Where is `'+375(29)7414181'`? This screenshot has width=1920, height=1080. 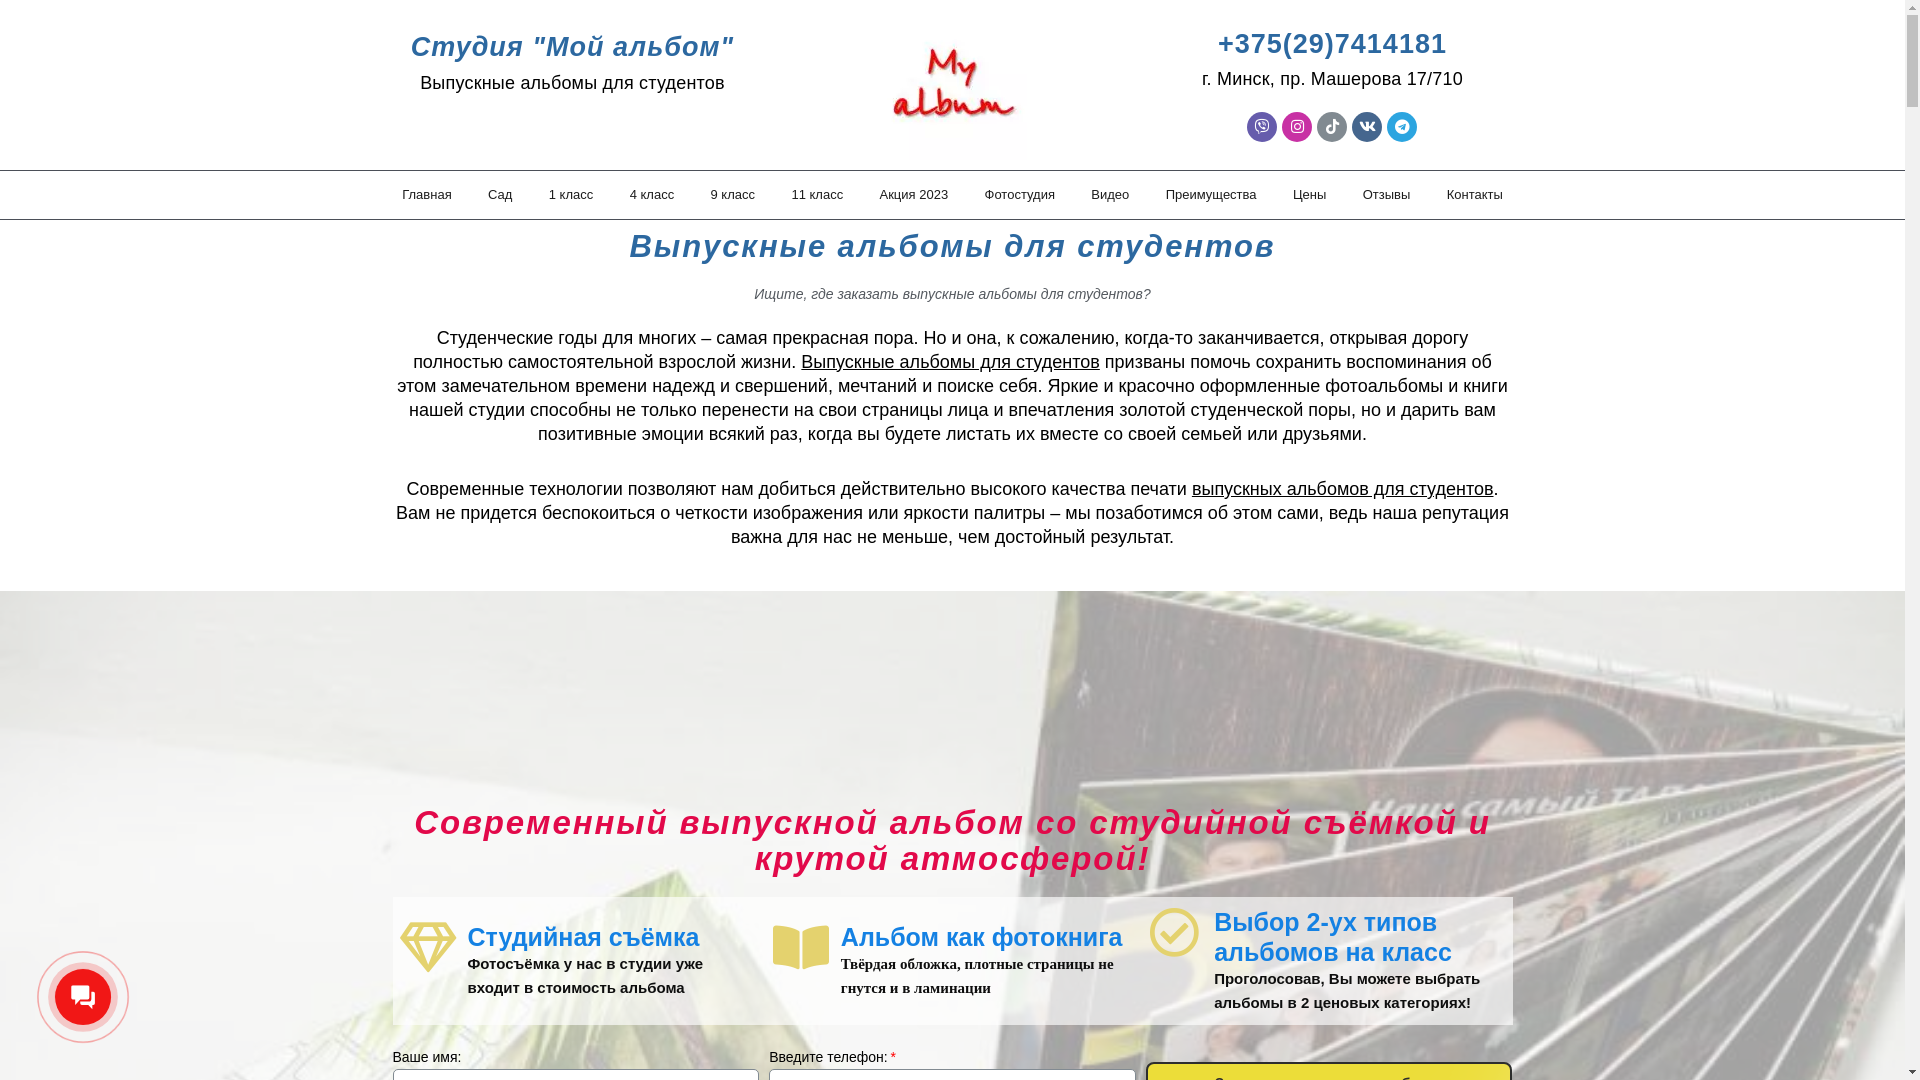 '+375(29)7414181' is located at coordinates (1332, 43).